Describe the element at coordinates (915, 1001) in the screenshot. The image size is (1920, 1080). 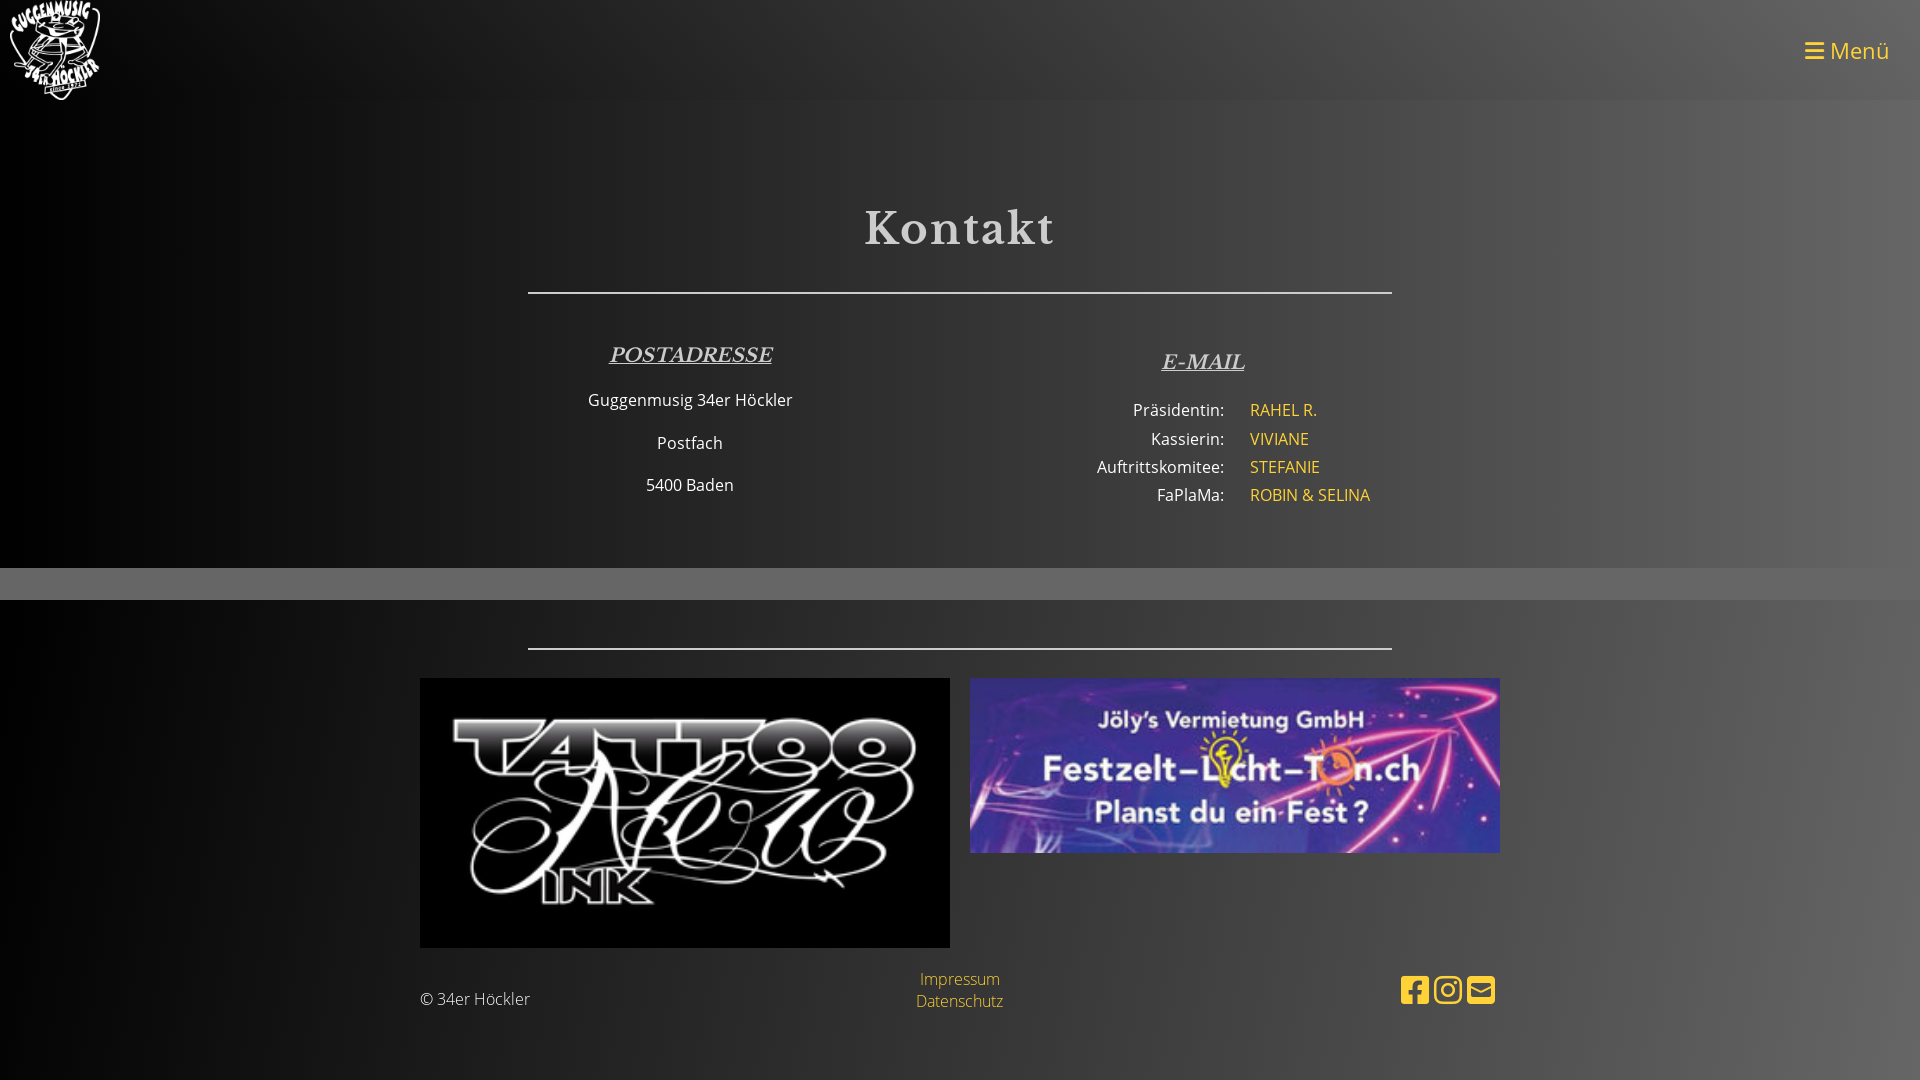
I see `'Datenschutz'` at that location.